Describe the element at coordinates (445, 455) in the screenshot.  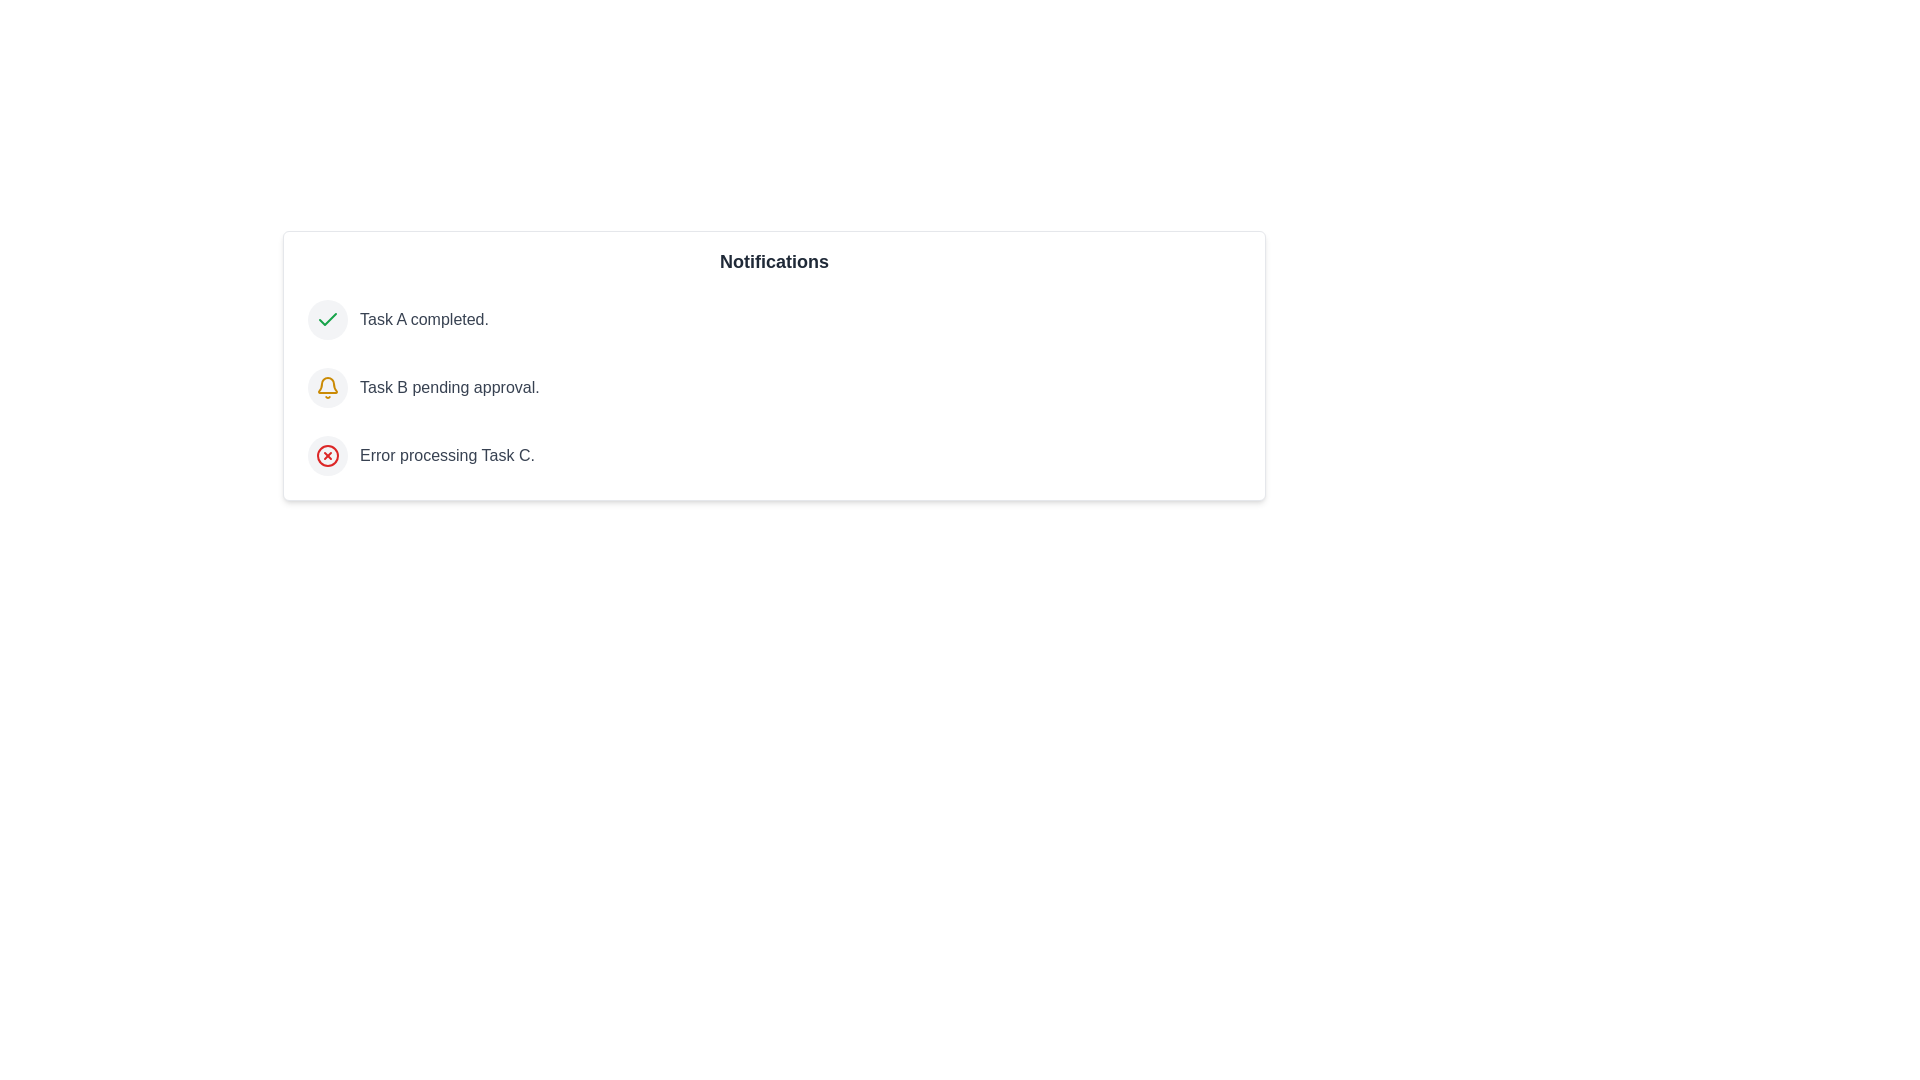
I see `the notification text for Error processing Task C` at that location.